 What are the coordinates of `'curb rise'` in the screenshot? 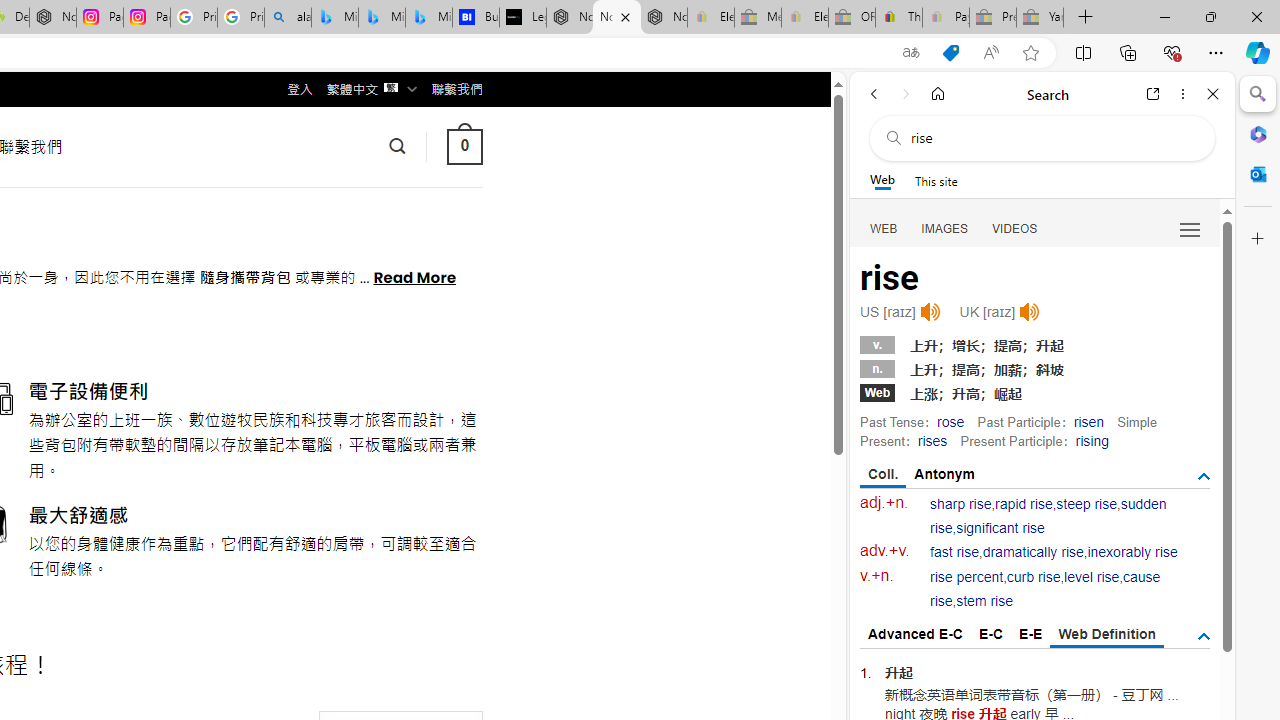 It's located at (1033, 577).